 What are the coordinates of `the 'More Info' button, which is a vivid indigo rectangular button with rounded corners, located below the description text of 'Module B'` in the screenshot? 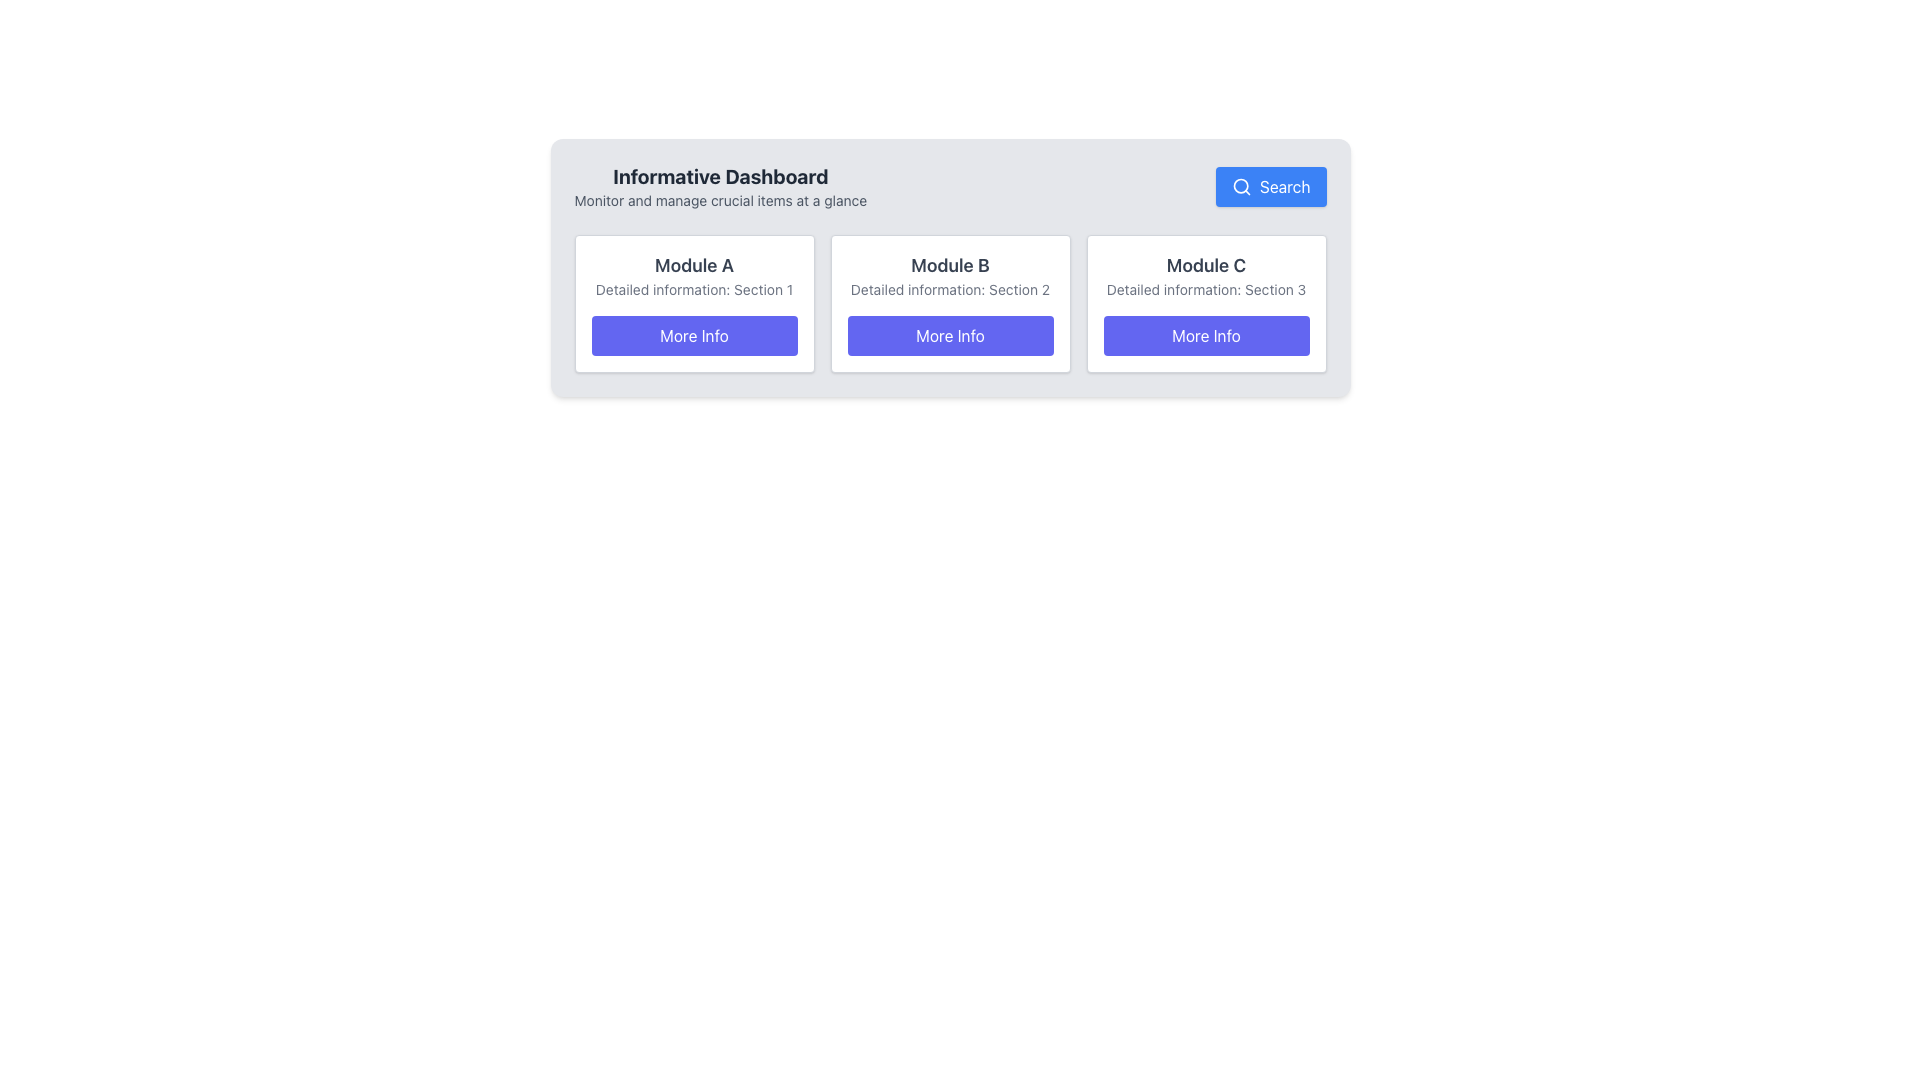 It's located at (949, 334).